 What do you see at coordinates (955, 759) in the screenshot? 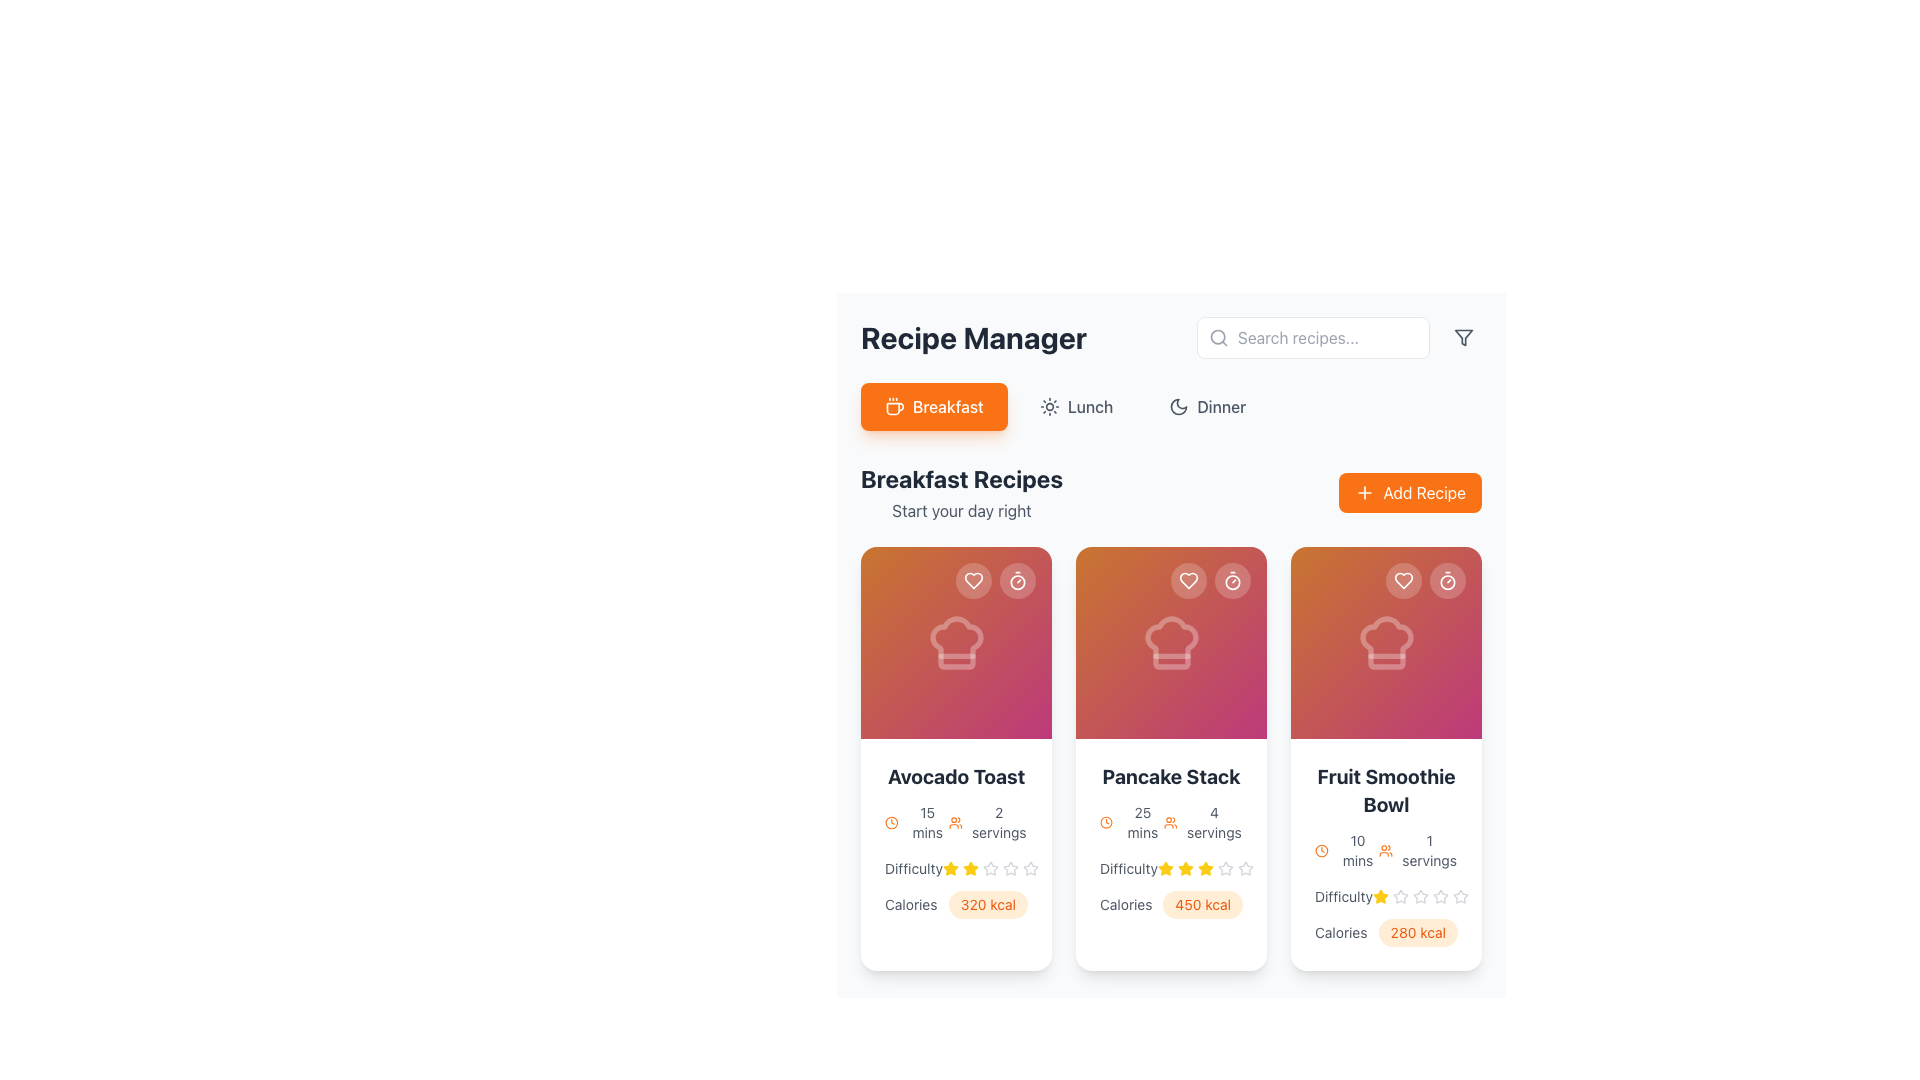
I see `the Avocado Toast recipe card` at bounding box center [955, 759].